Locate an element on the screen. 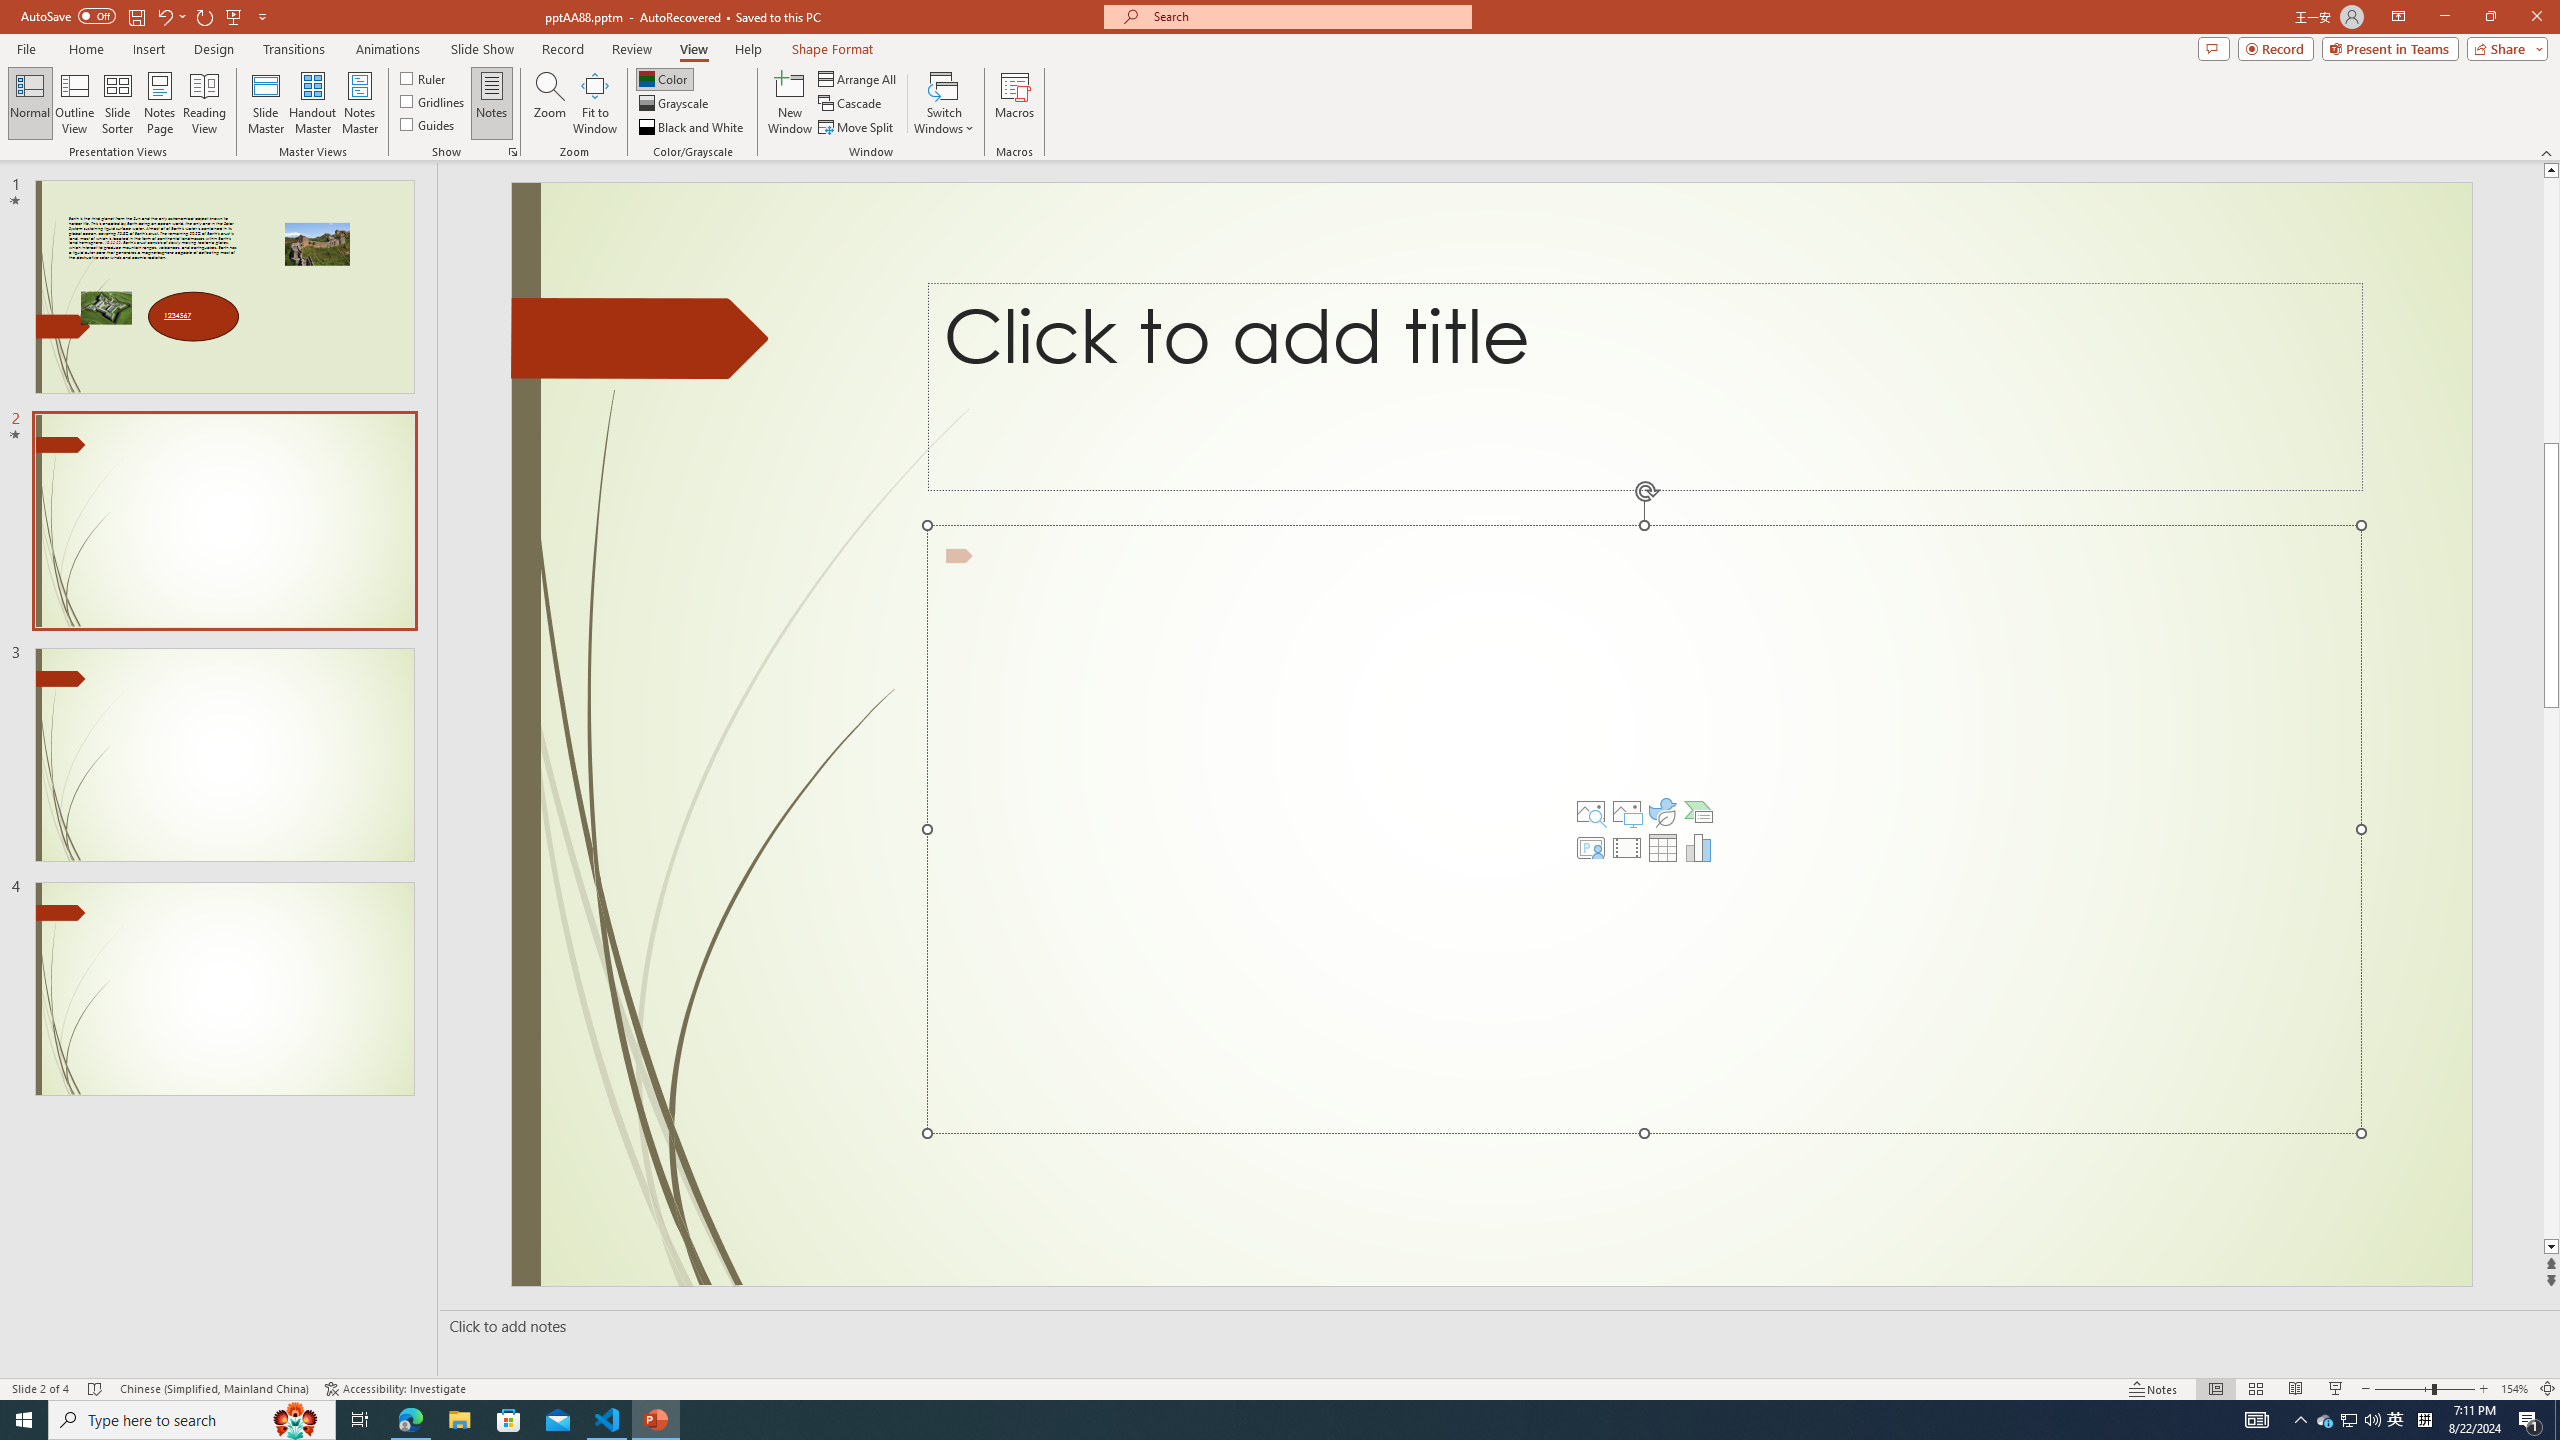  'New Window' is located at coordinates (788, 103).